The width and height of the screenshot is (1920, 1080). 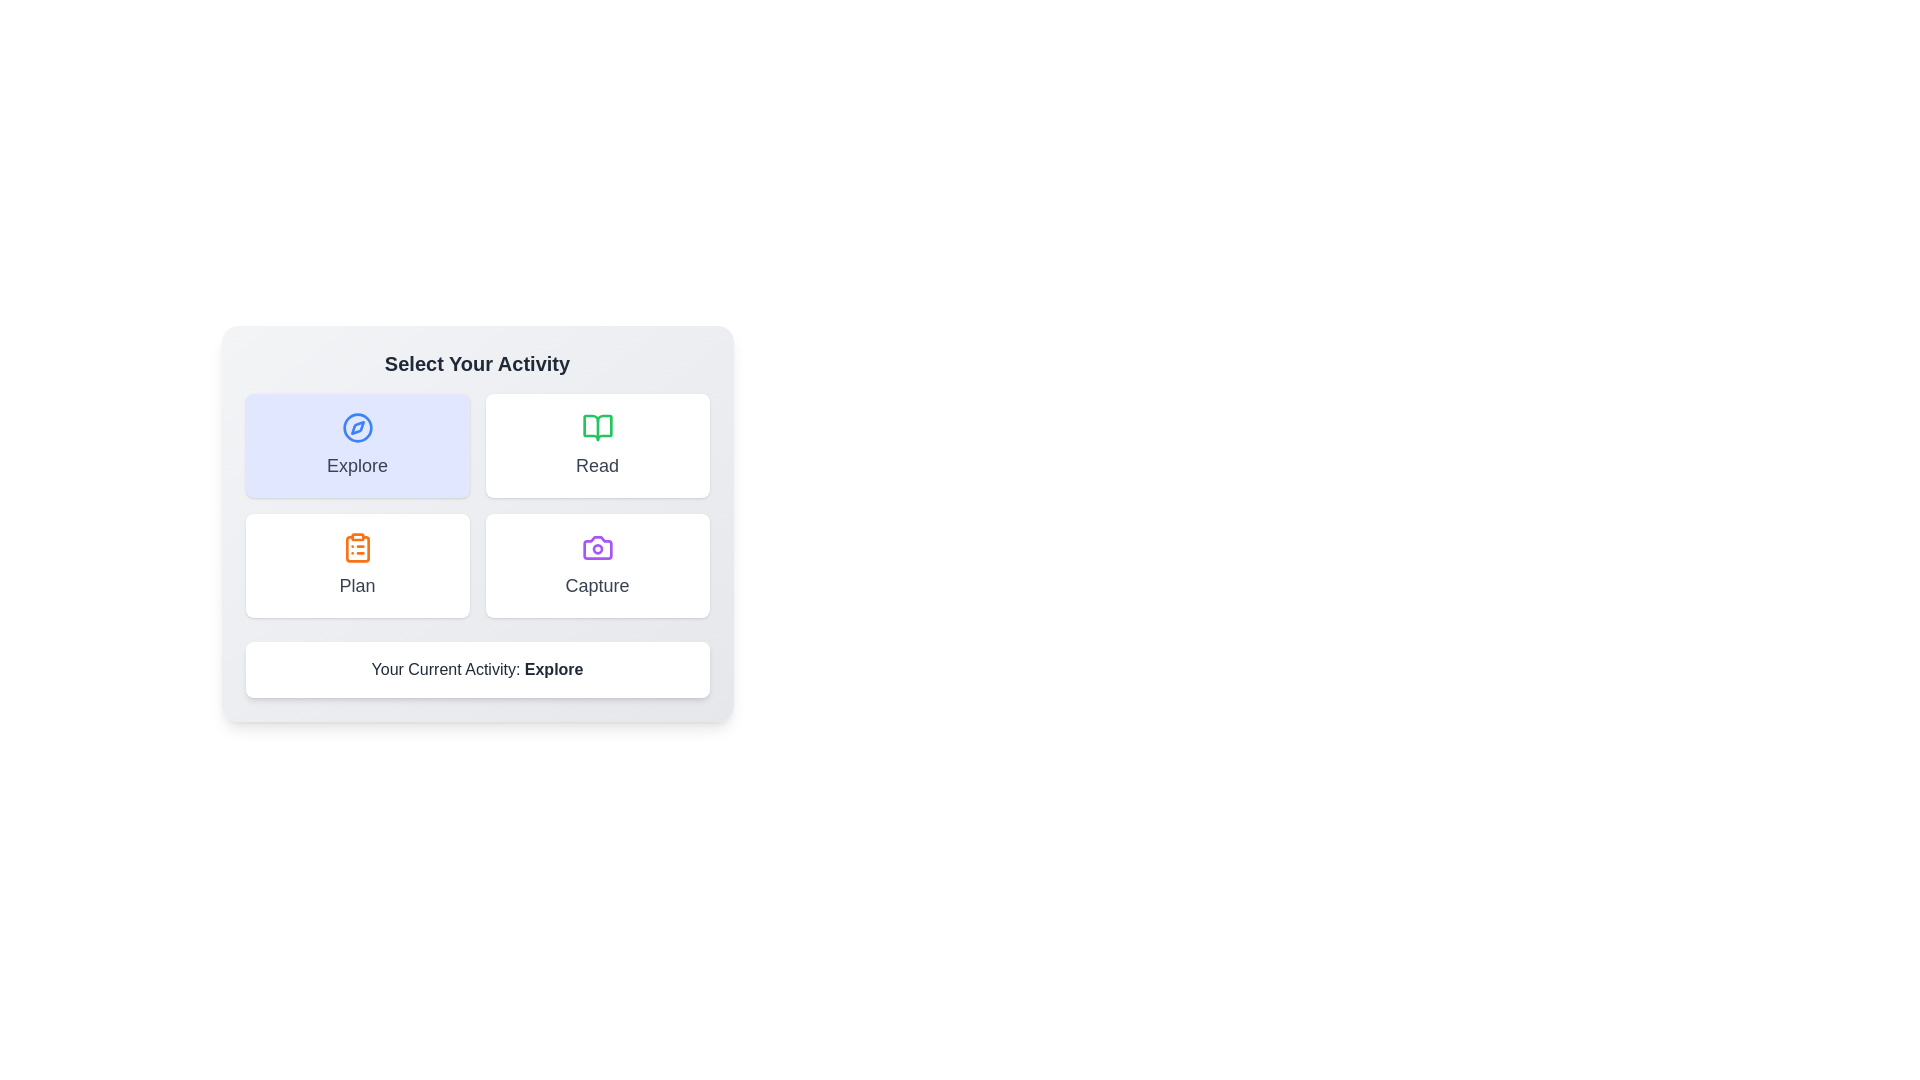 I want to click on the button corresponding to the activity Capture, so click(x=596, y=566).